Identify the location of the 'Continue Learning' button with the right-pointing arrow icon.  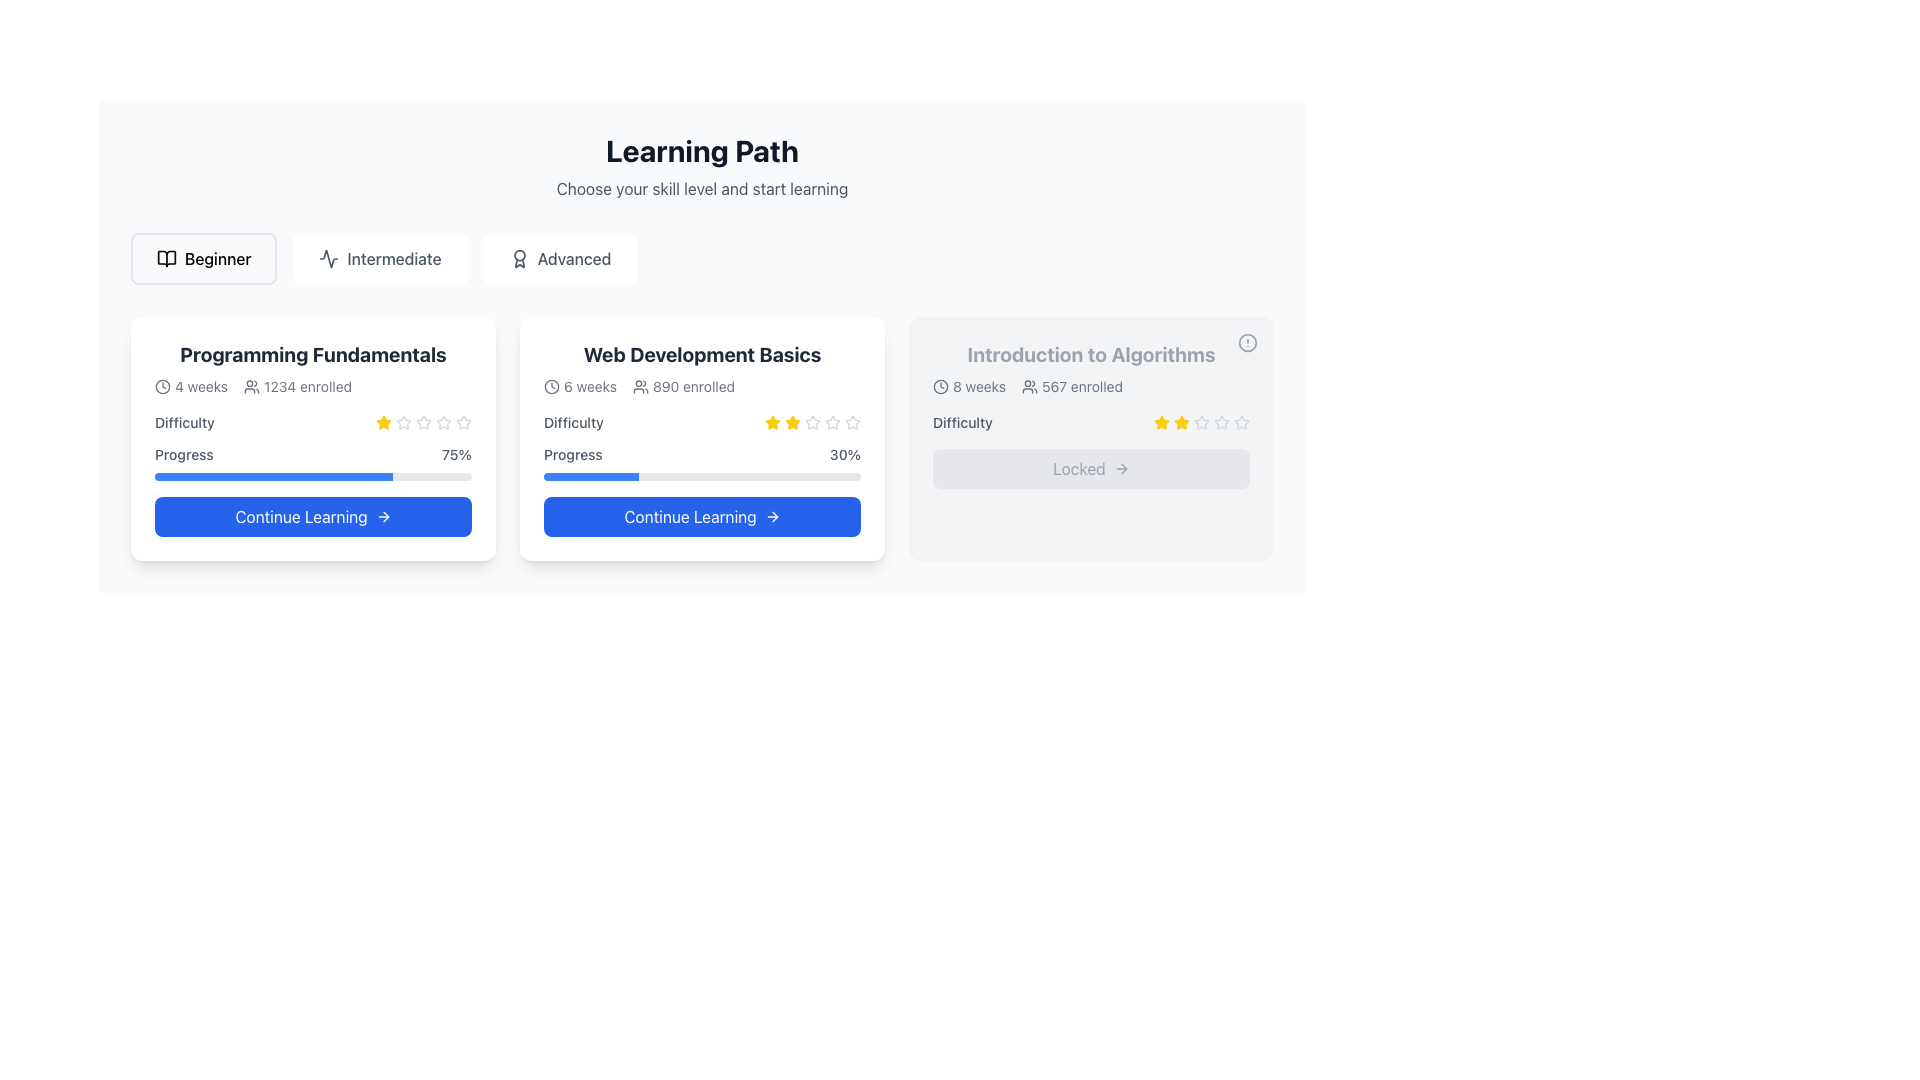
(702, 515).